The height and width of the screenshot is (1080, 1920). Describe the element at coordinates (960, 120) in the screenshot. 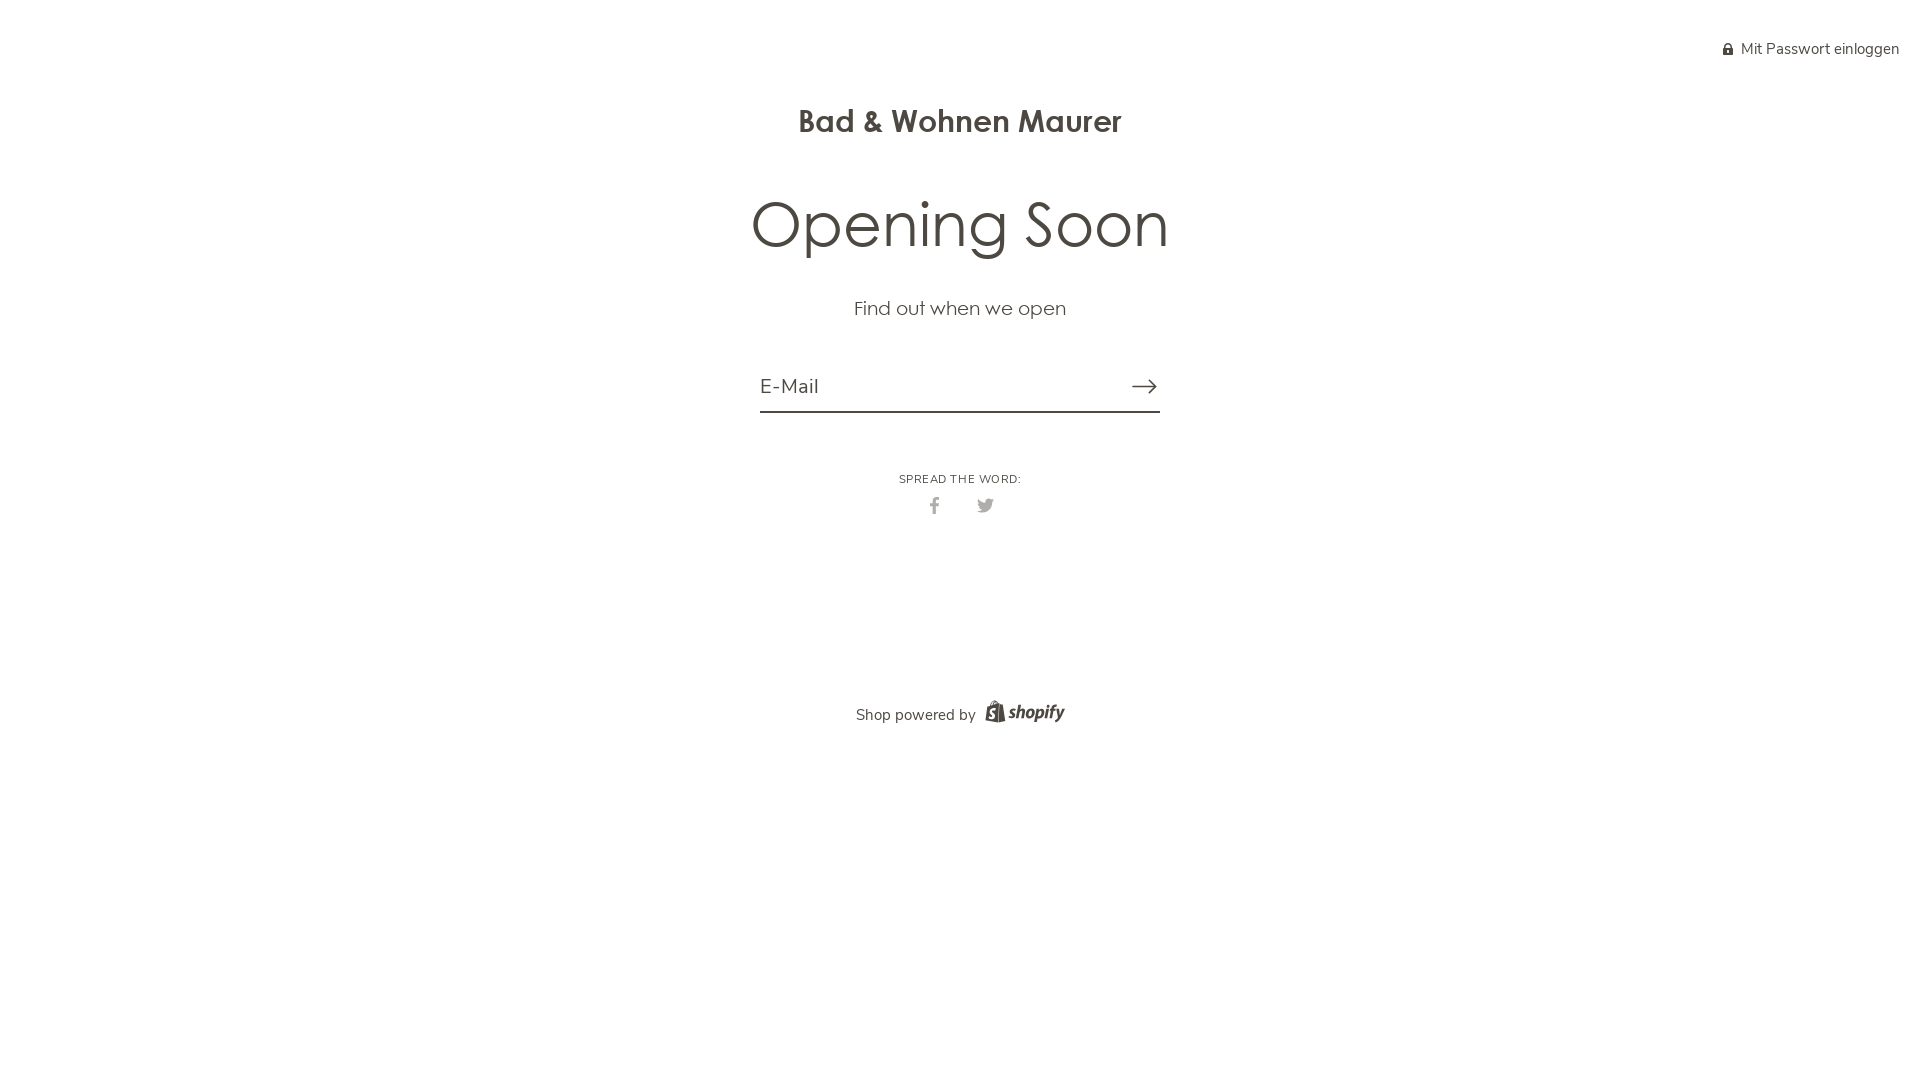

I see `'Bad & Wohnen Maurer'` at that location.